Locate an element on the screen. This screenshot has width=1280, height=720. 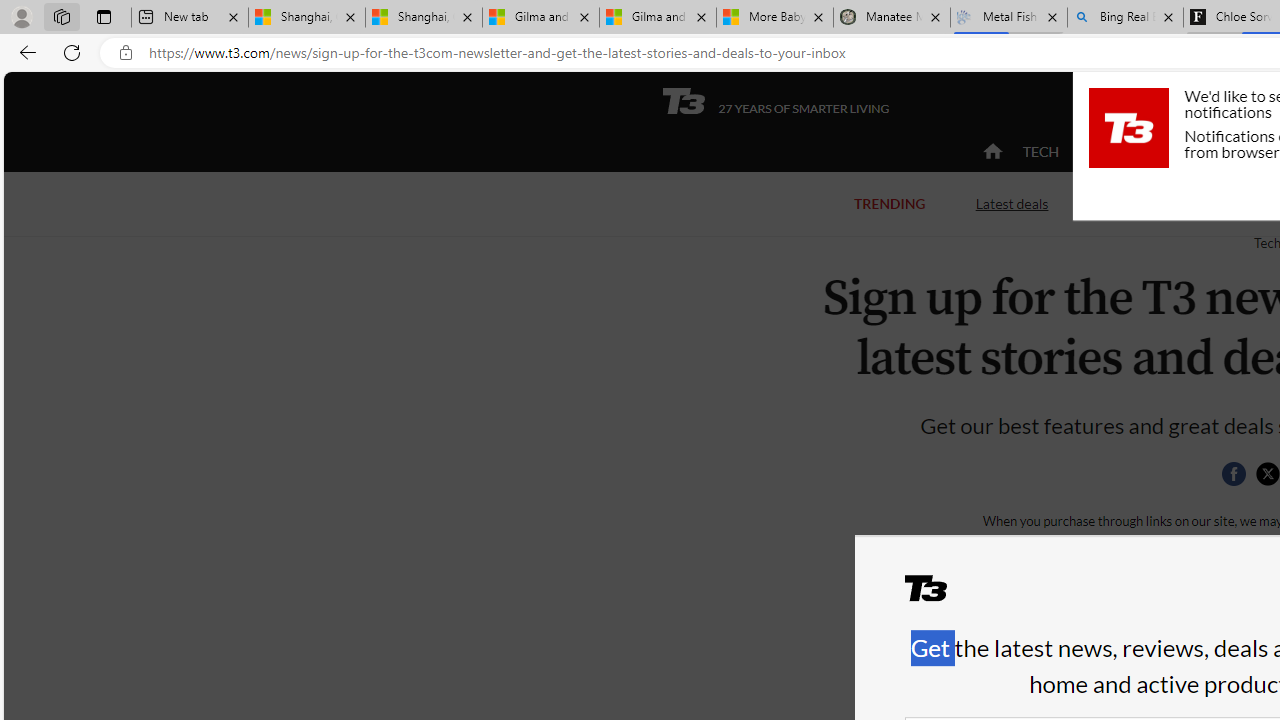
'T3 27 YEARS OF SMARTER LIVING' is located at coordinates (774, 101).